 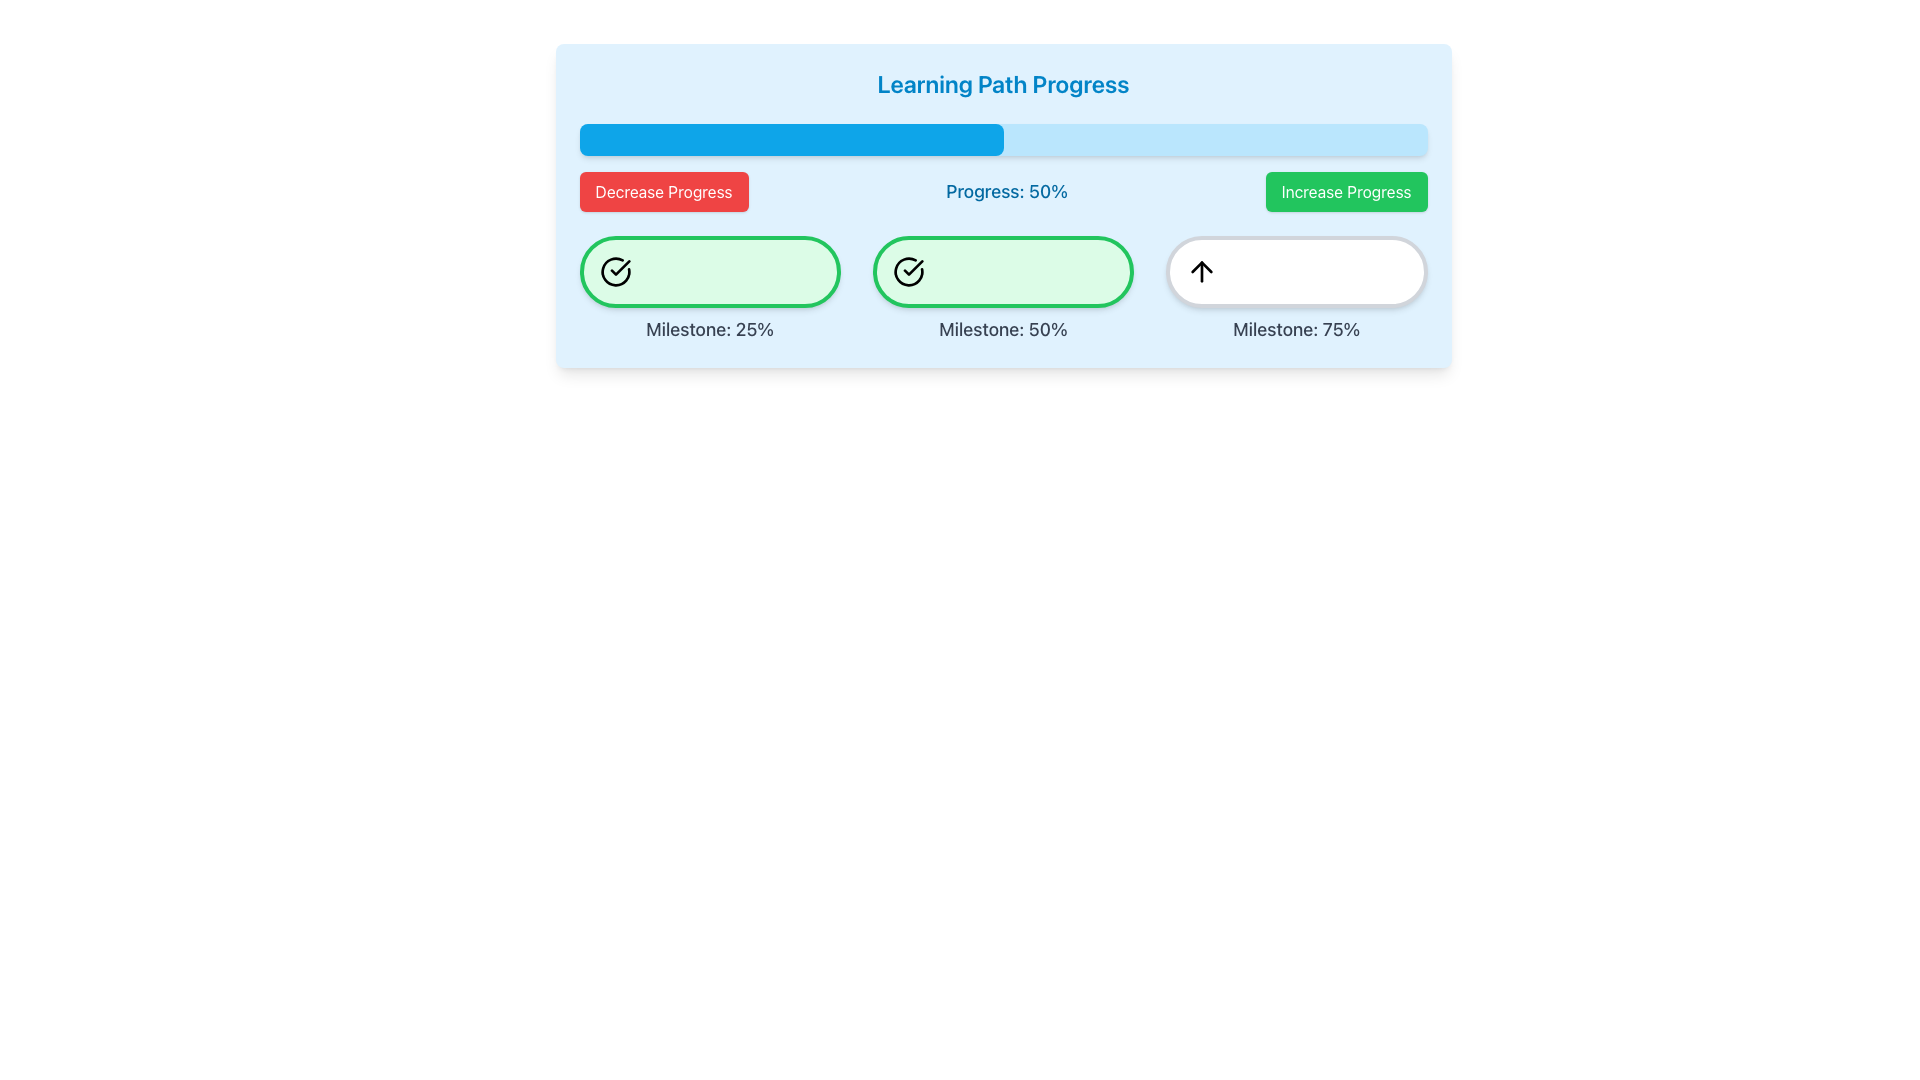 What do you see at coordinates (664, 192) in the screenshot?
I see `the vibrant red button labeled 'Decrease Progress' located below the progress bar` at bounding box center [664, 192].